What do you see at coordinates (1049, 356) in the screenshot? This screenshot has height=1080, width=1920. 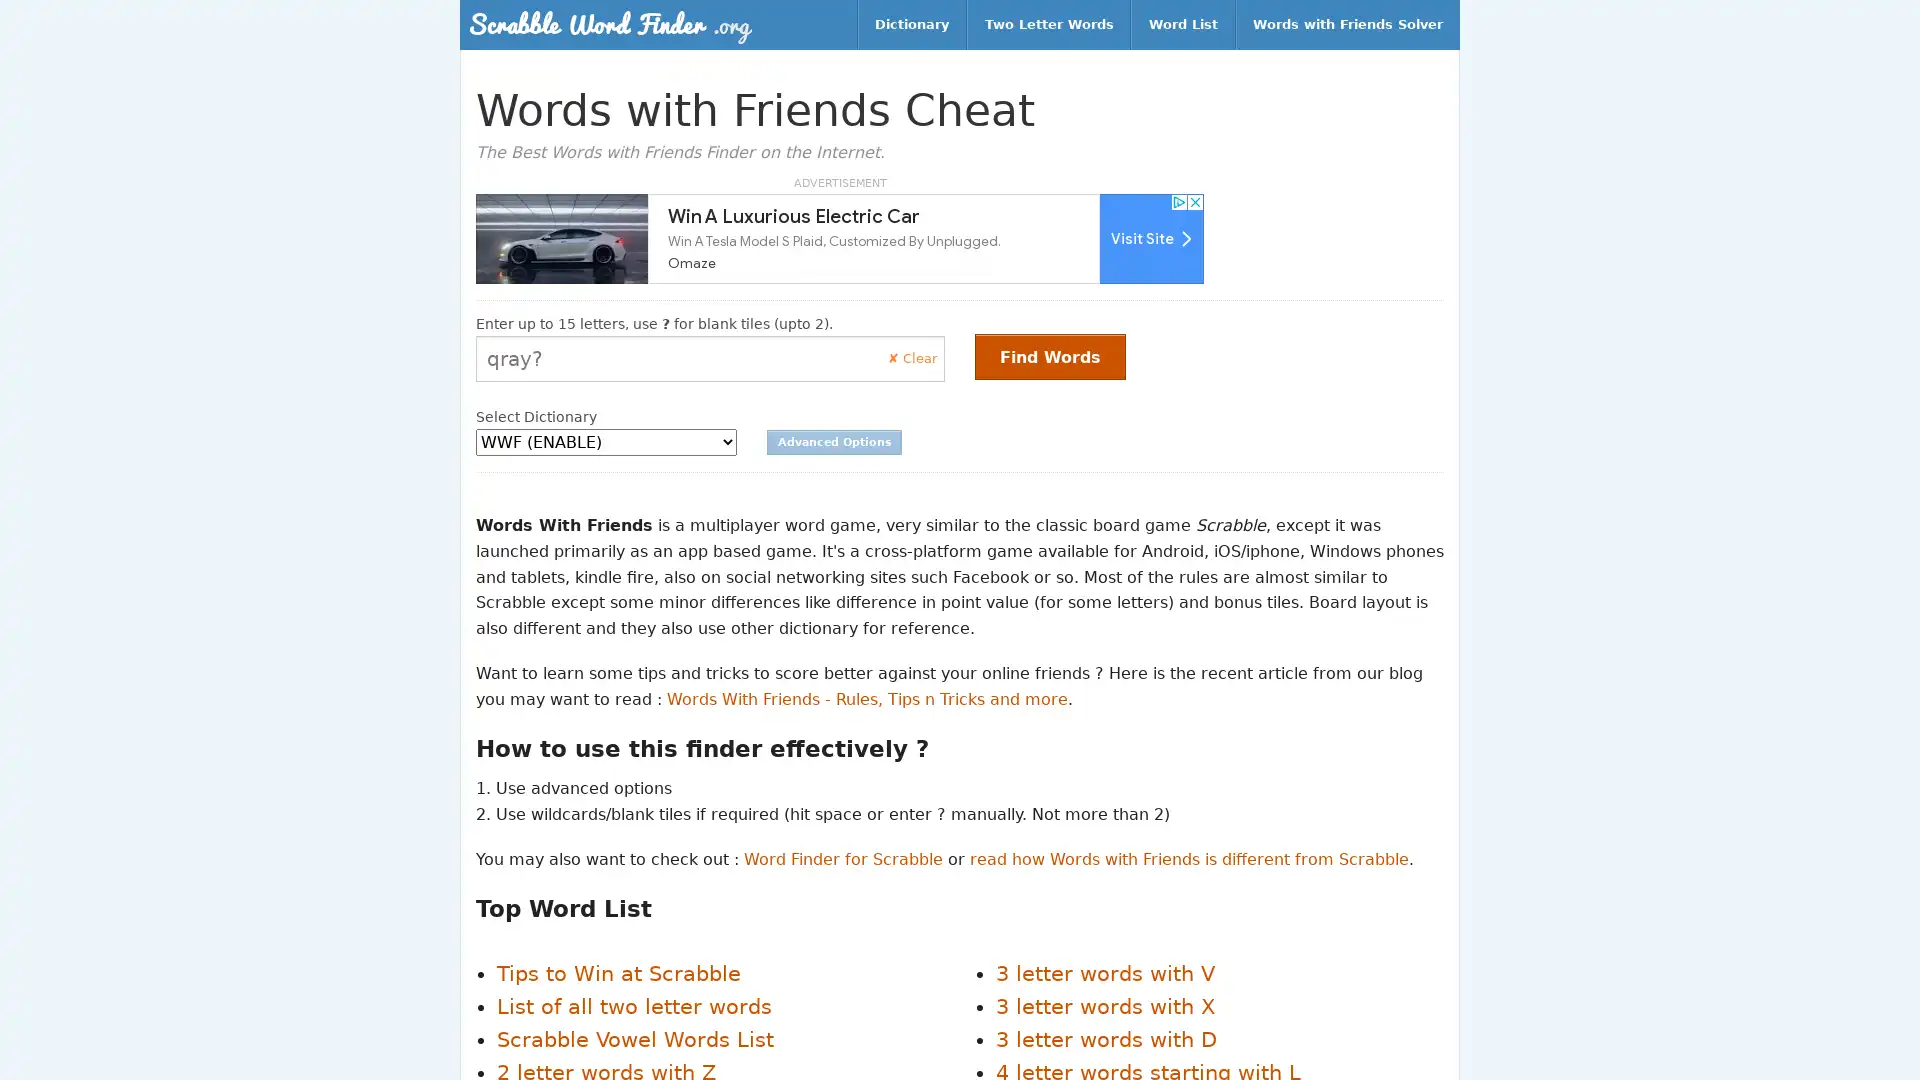 I see `Find Words` at bounding box center [1049, 356].